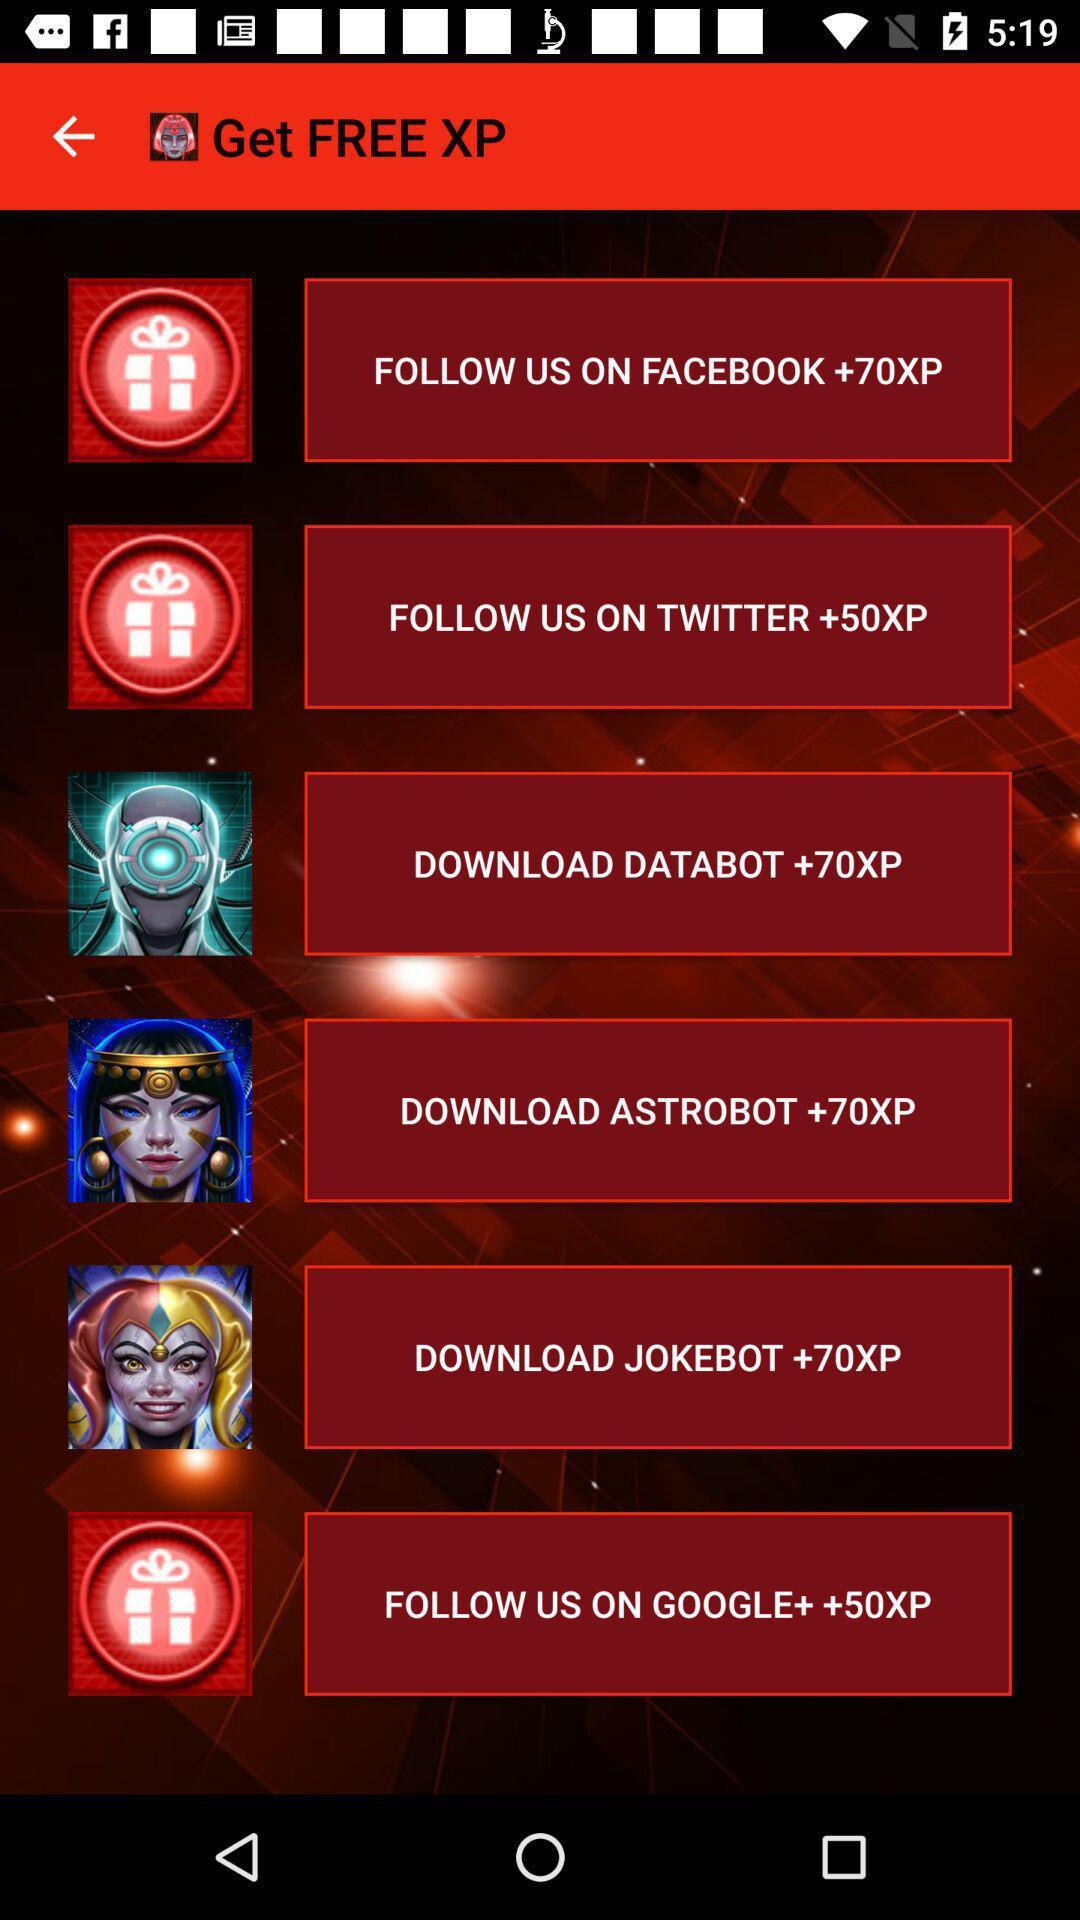  Describe the element at coordinates (159, 1603) in the screenshot. I see `the gift icon` at that location.